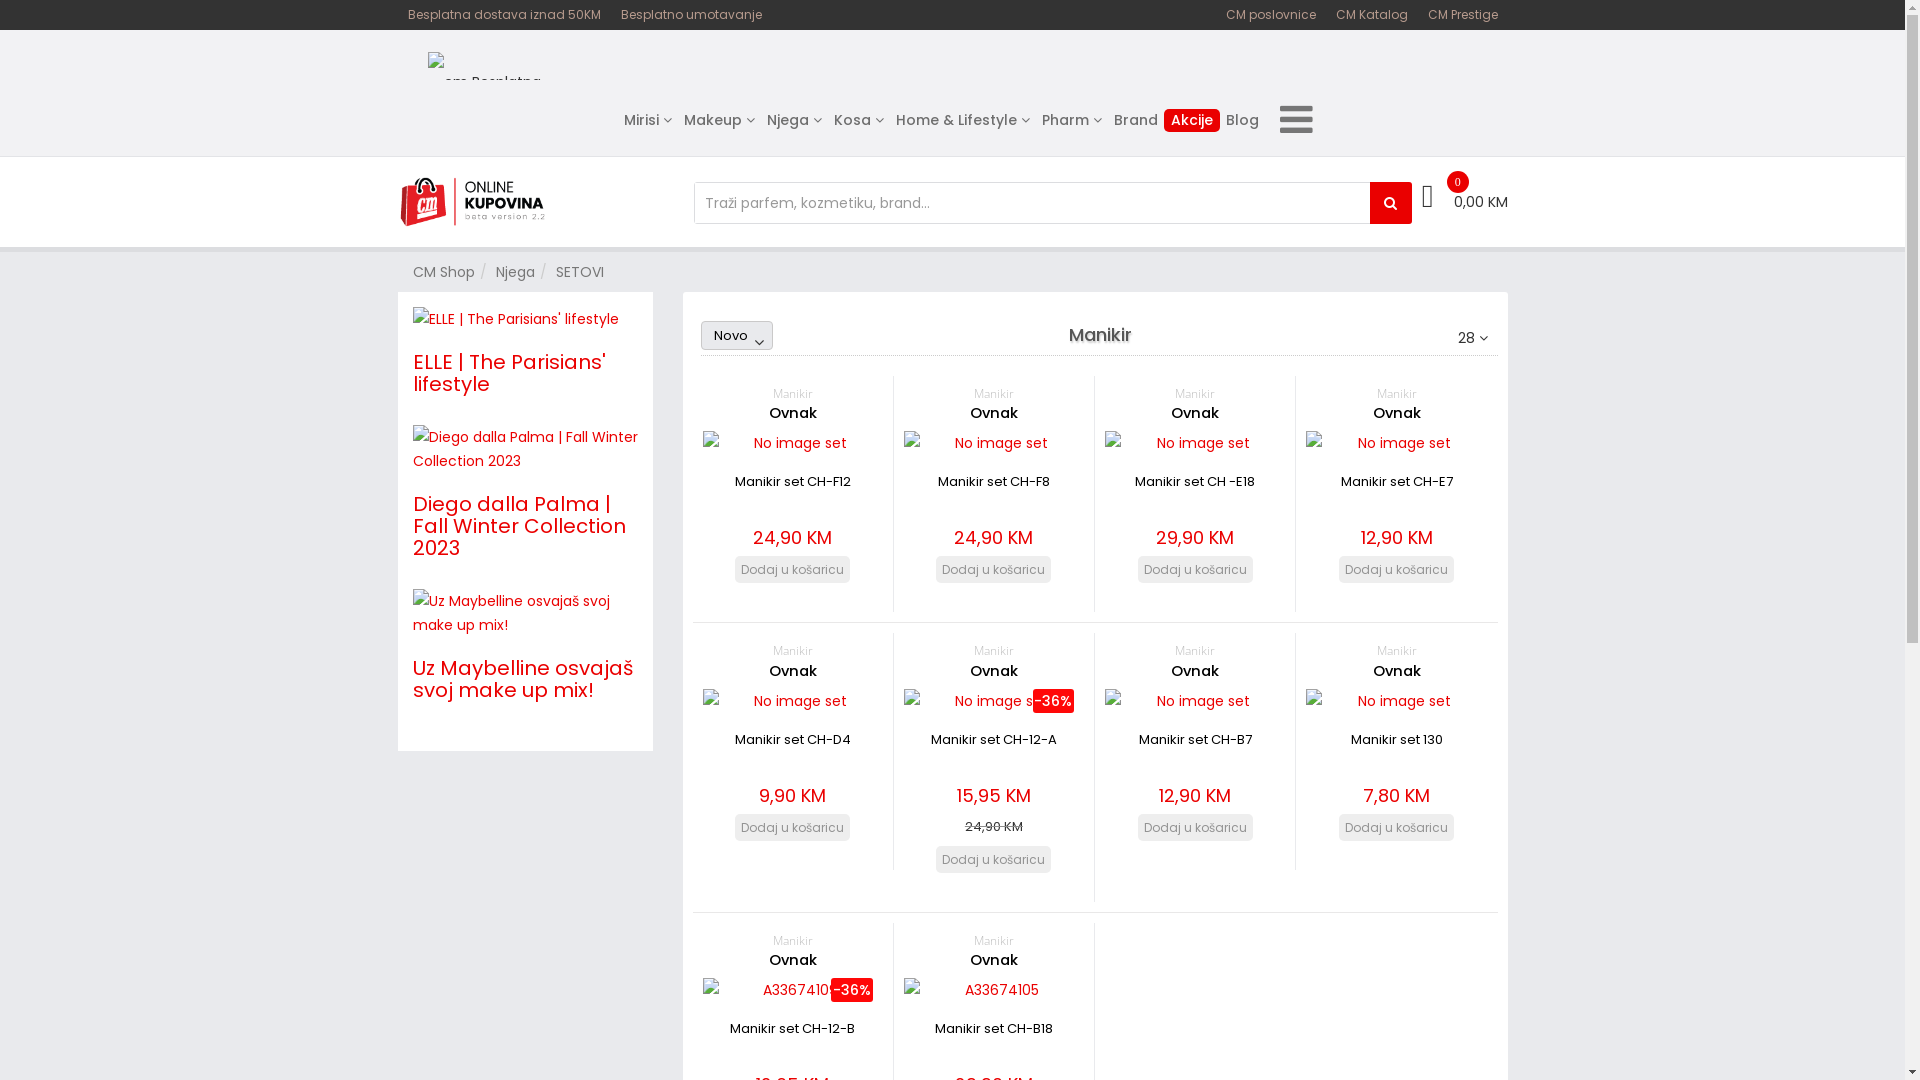 This screenshot has width=1920, height=1080. I want to click on 'Blog', so click(1241, 120).